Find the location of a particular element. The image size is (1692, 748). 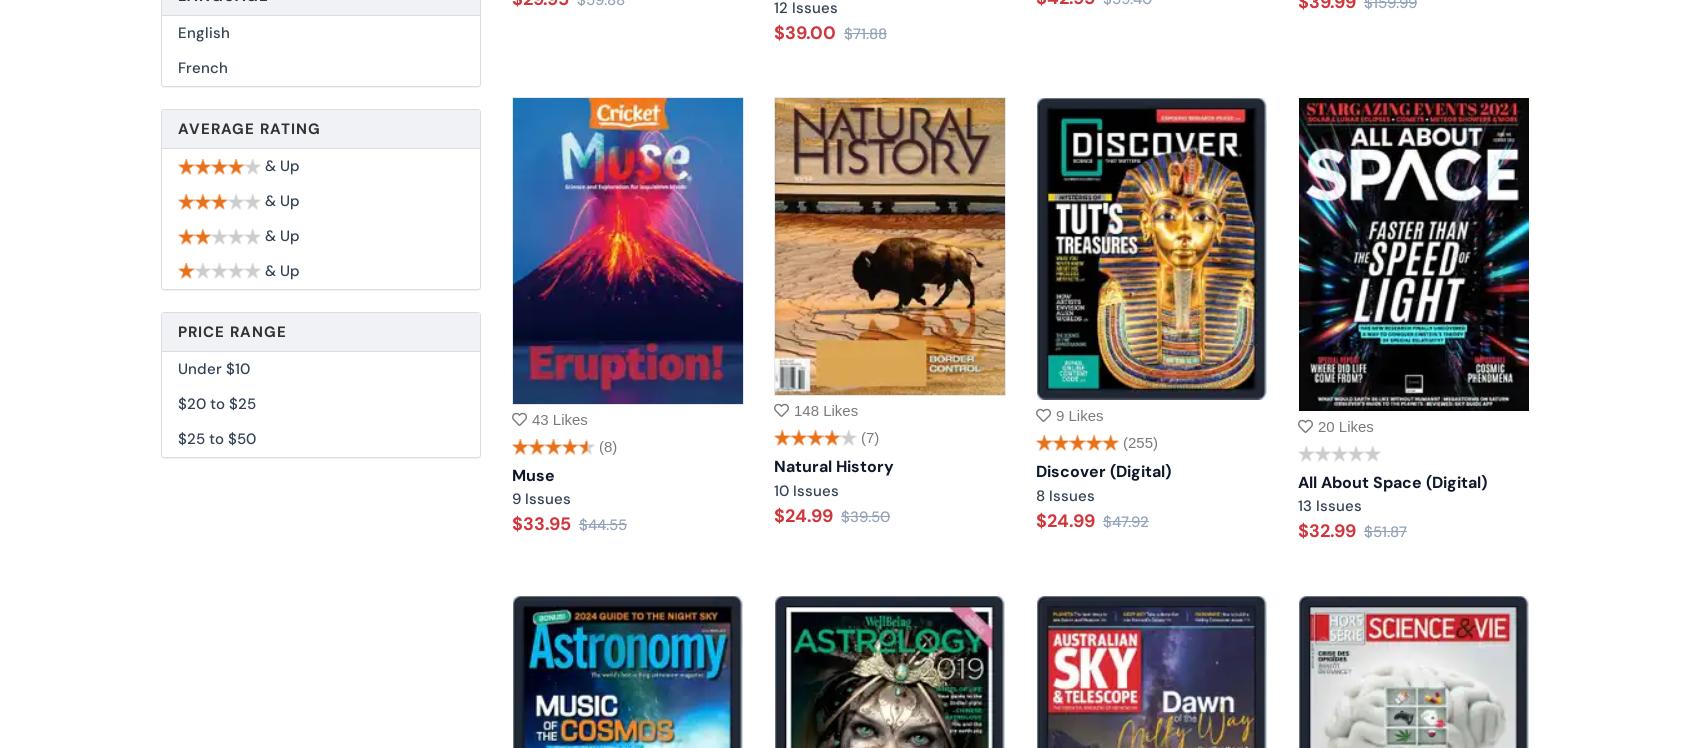

'(255)' is located at coordinates (1139, 441).